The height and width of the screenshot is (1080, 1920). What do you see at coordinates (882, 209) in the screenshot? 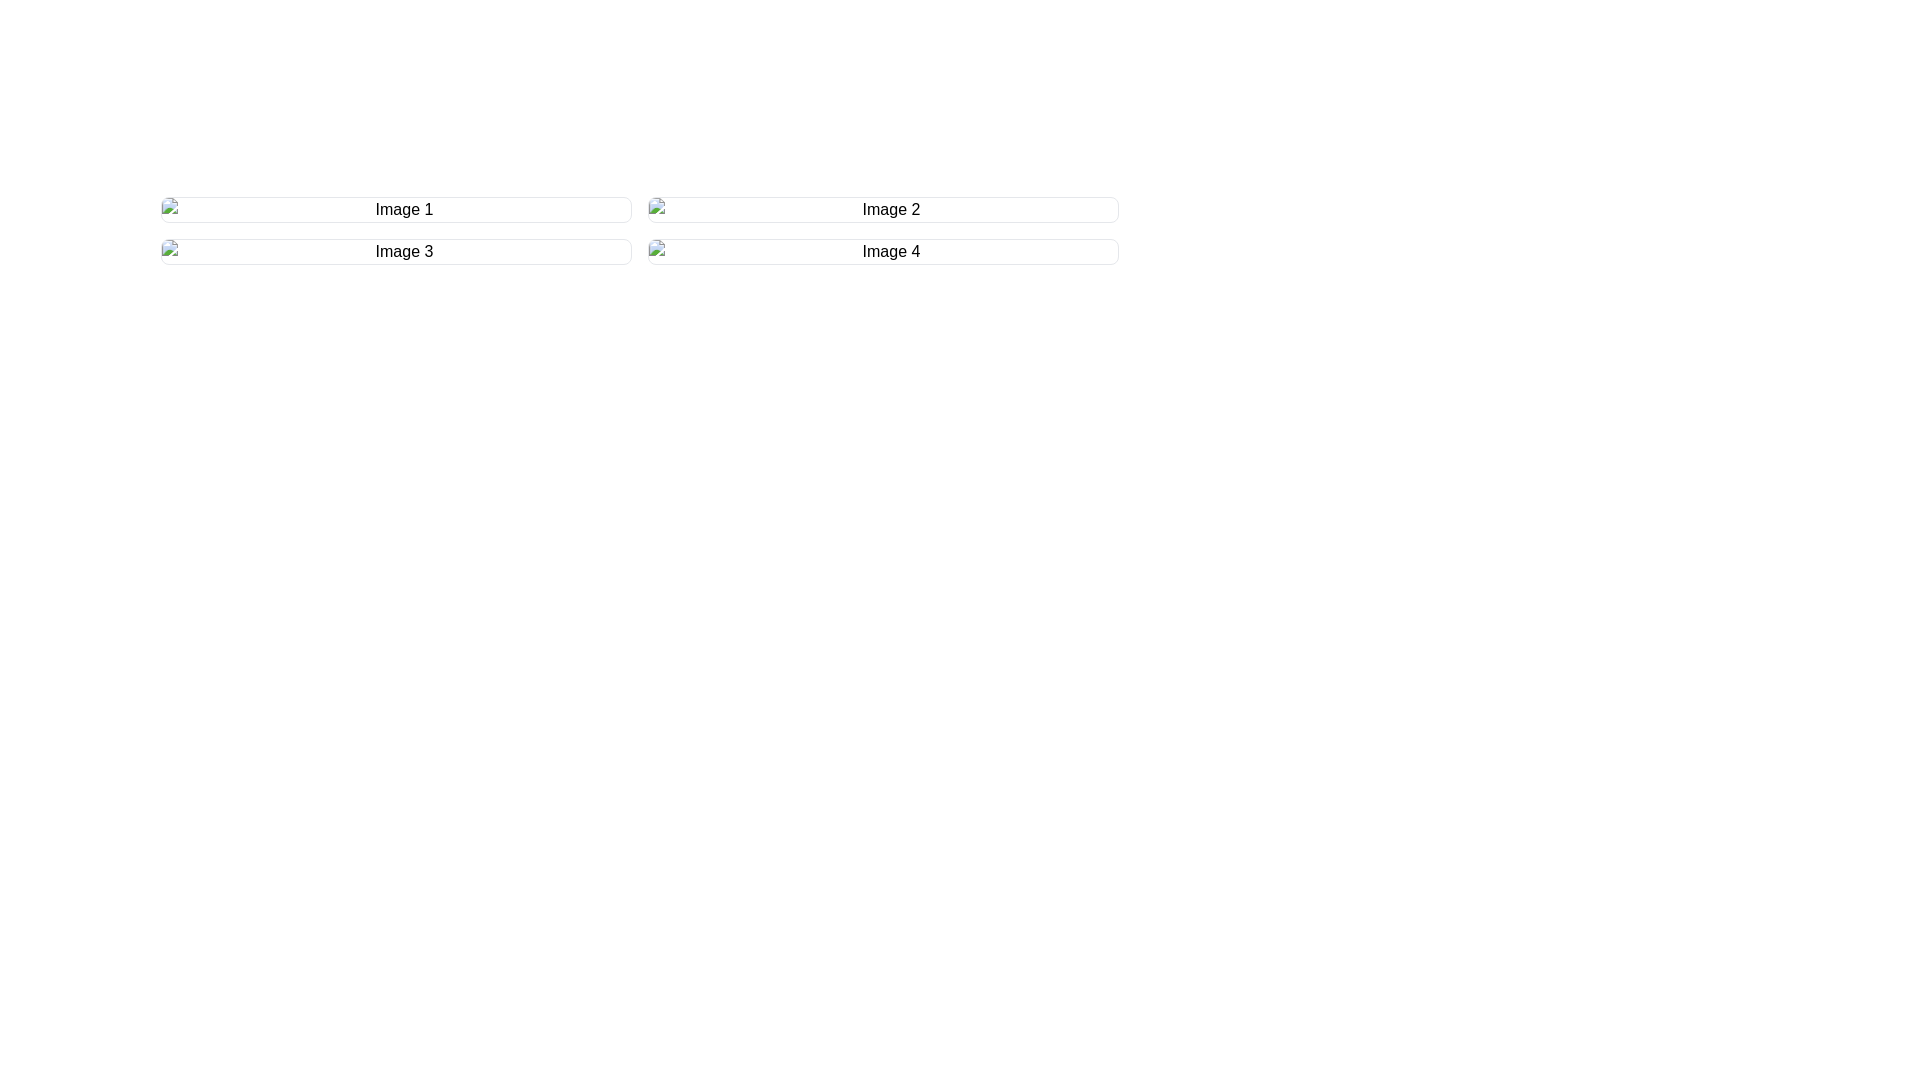
I see `the image placeholder labeled 'Image 2'` at bounding box center [882, 209].